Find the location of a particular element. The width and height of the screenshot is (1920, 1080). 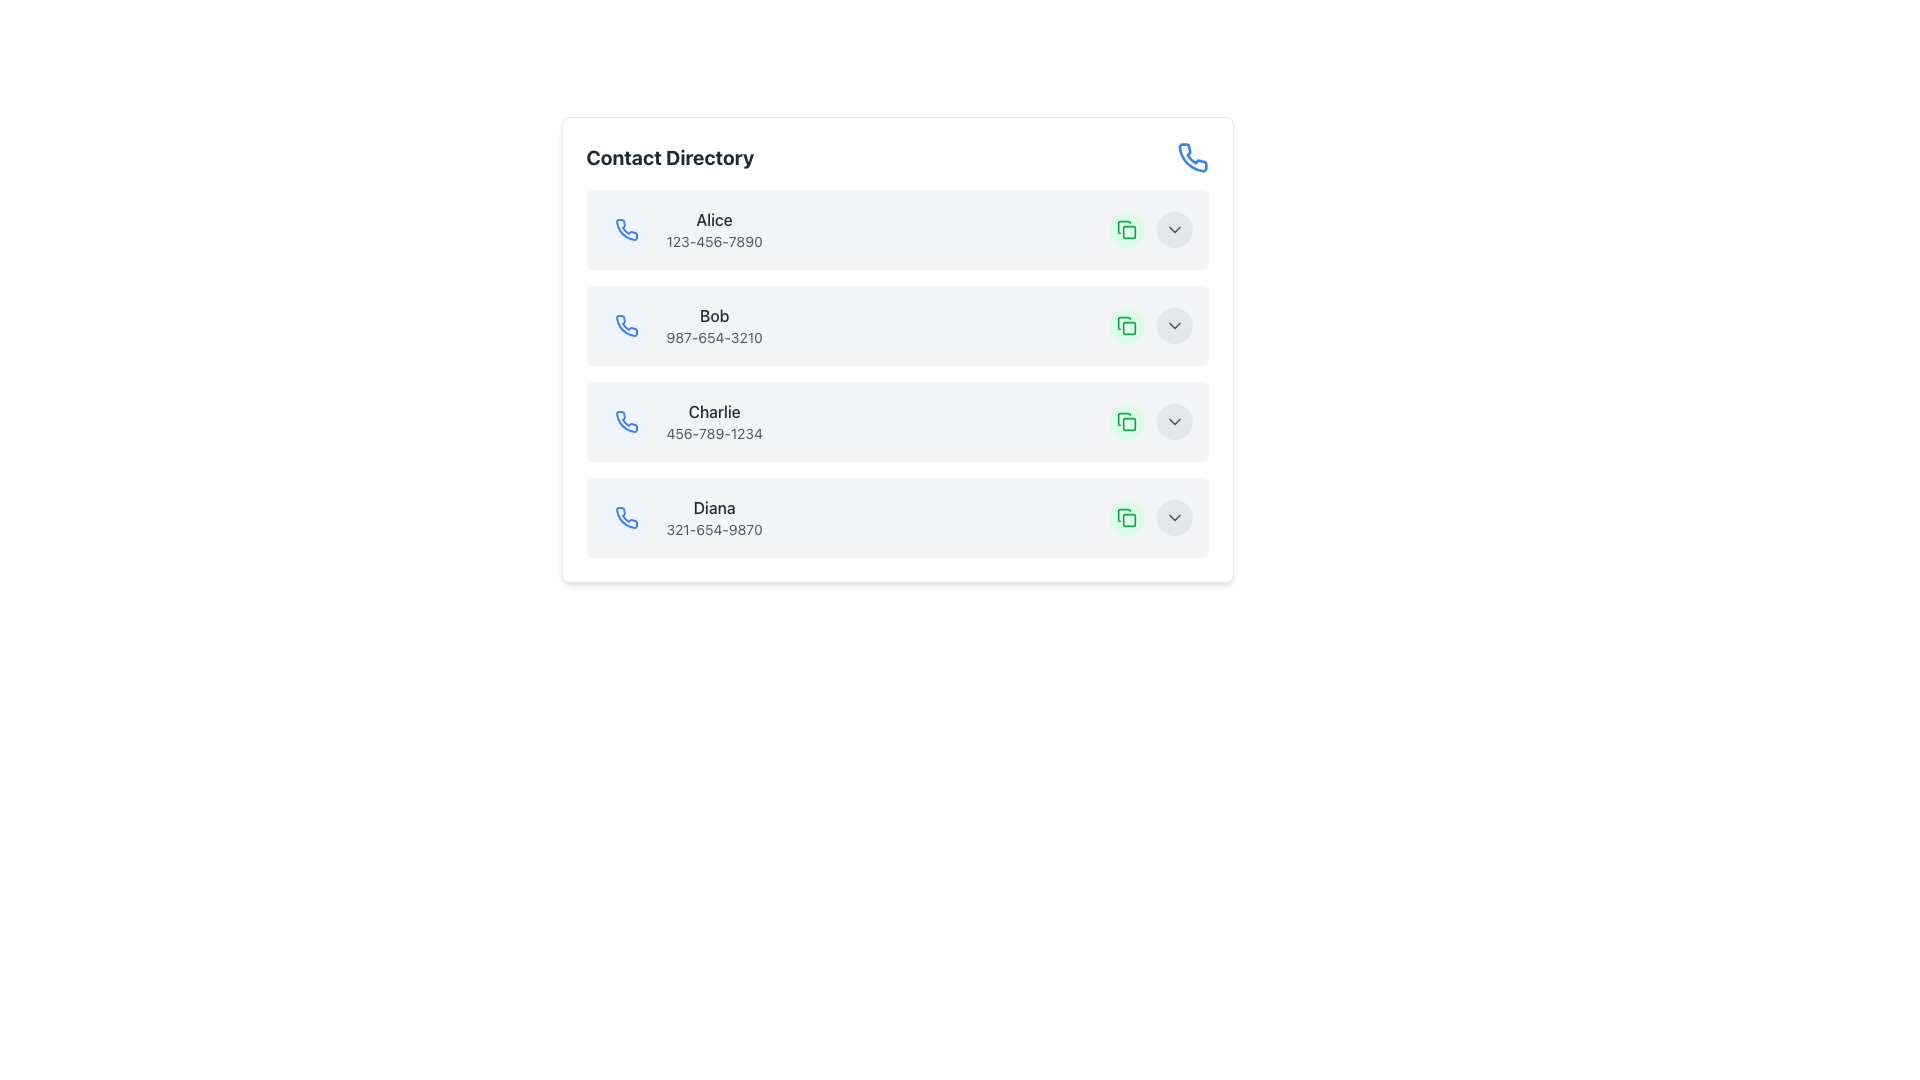

text label displaying the name 'Diana' located at the center of the fourth entry in a vertically arranged list of contact entries is located at coordinates (714, 507).